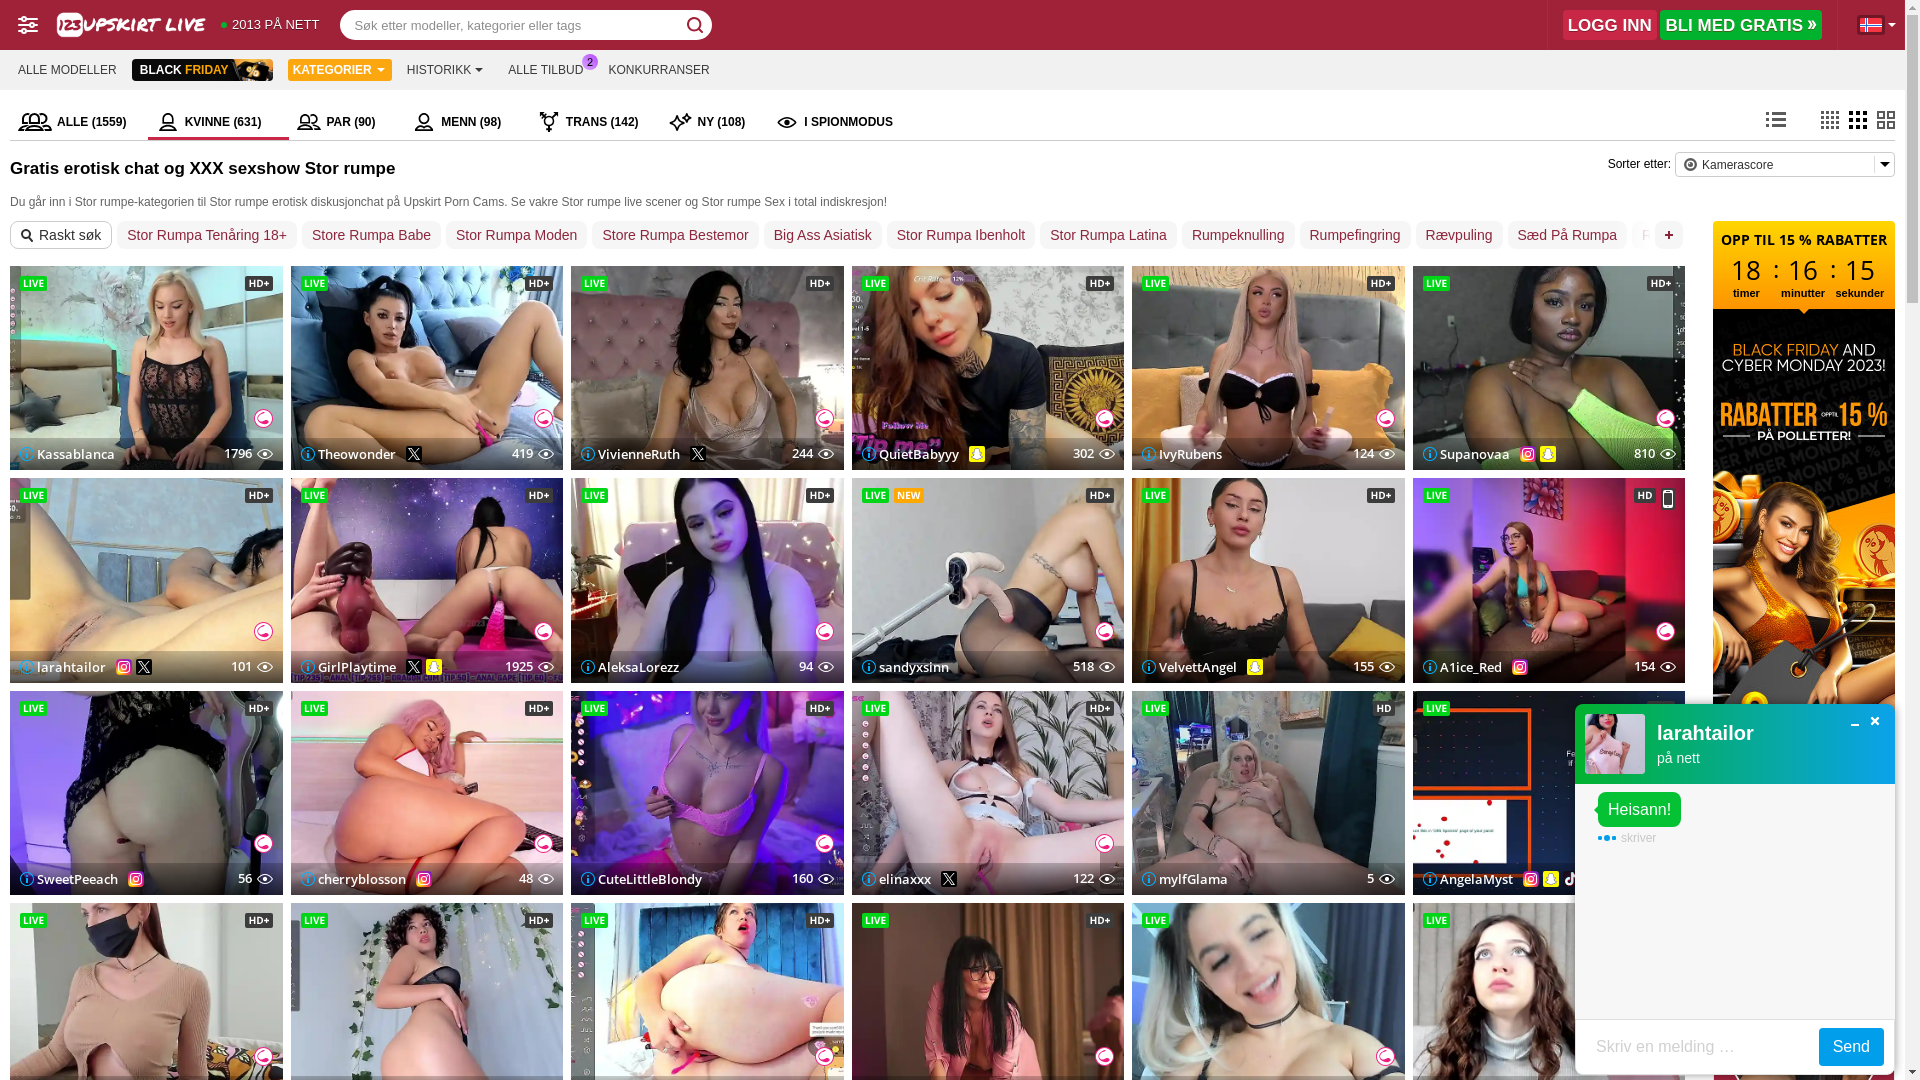  What do you see at coordinates (371, 234) in the screenshot?
I see `'Store Rumpa Babe'` at bounding box center [371, 234].